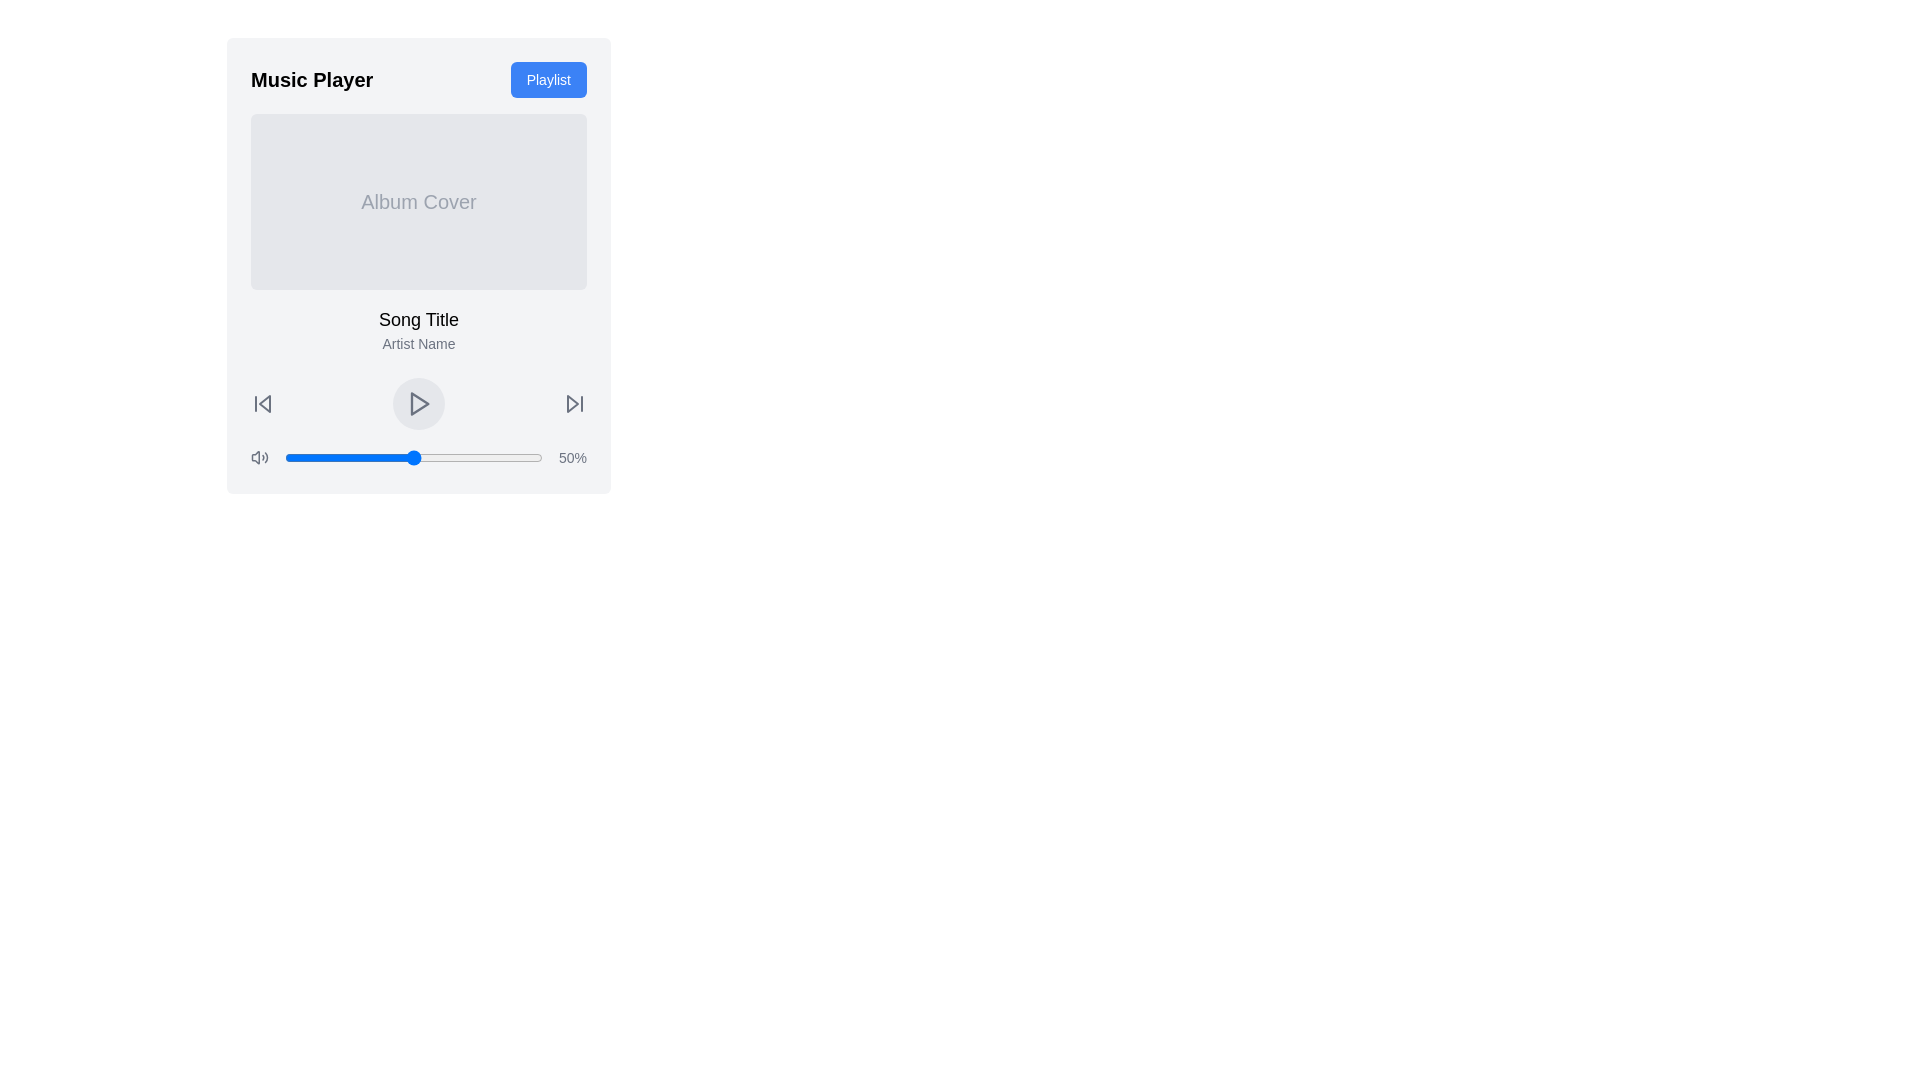 This screenshot has height=1080, width=1920. I want to click on the triangular play icon located in the center of the music player interface to play media, so click(419, 404).